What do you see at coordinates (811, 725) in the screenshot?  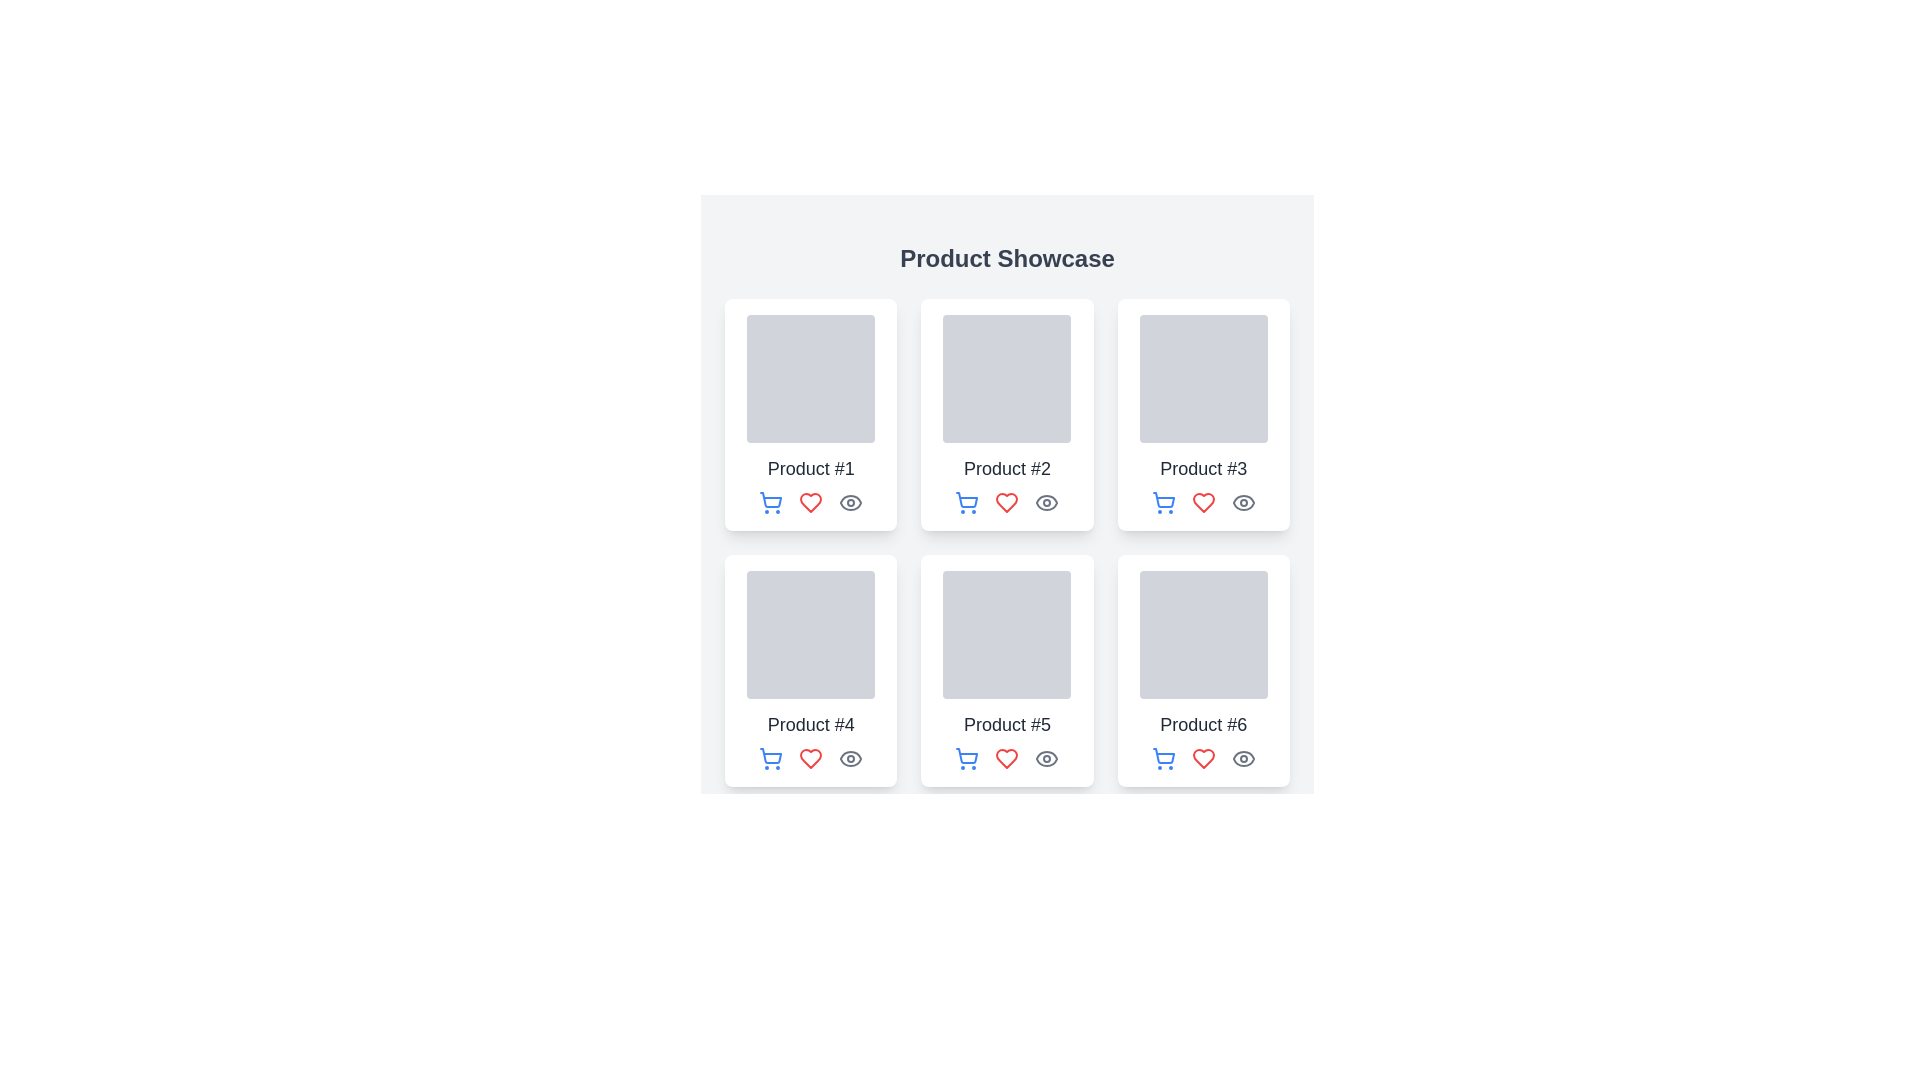 I see `the static text label reading 'Product #4', which is styled with a medium-sized font and dark gray color, positioned centrally within a rounded white card in a grid layout` at bounding box center [811, 725].